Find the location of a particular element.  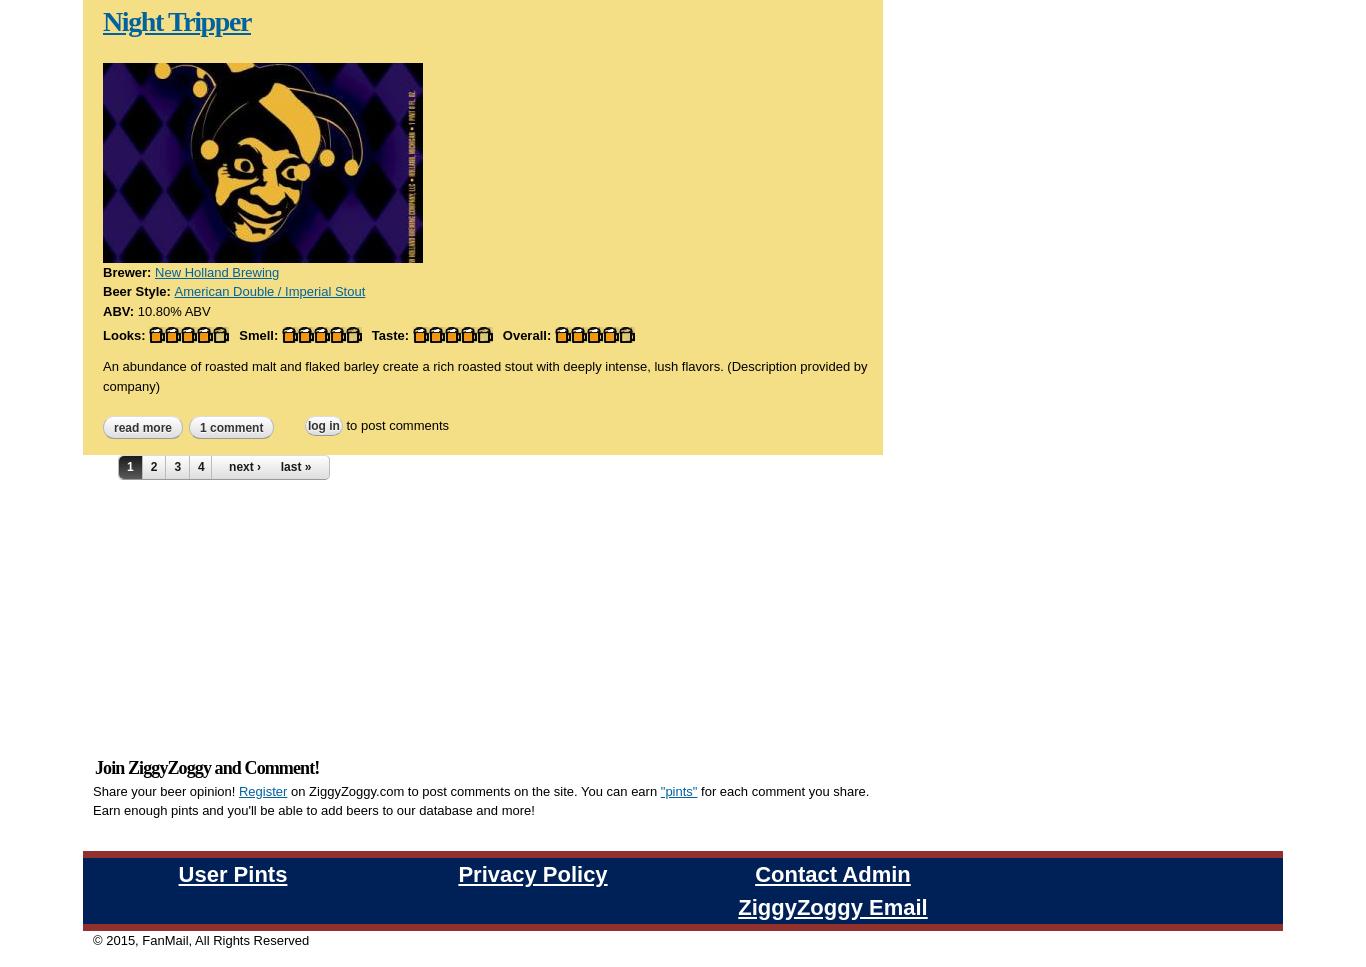

'5' is located at coordinates (223, 466).